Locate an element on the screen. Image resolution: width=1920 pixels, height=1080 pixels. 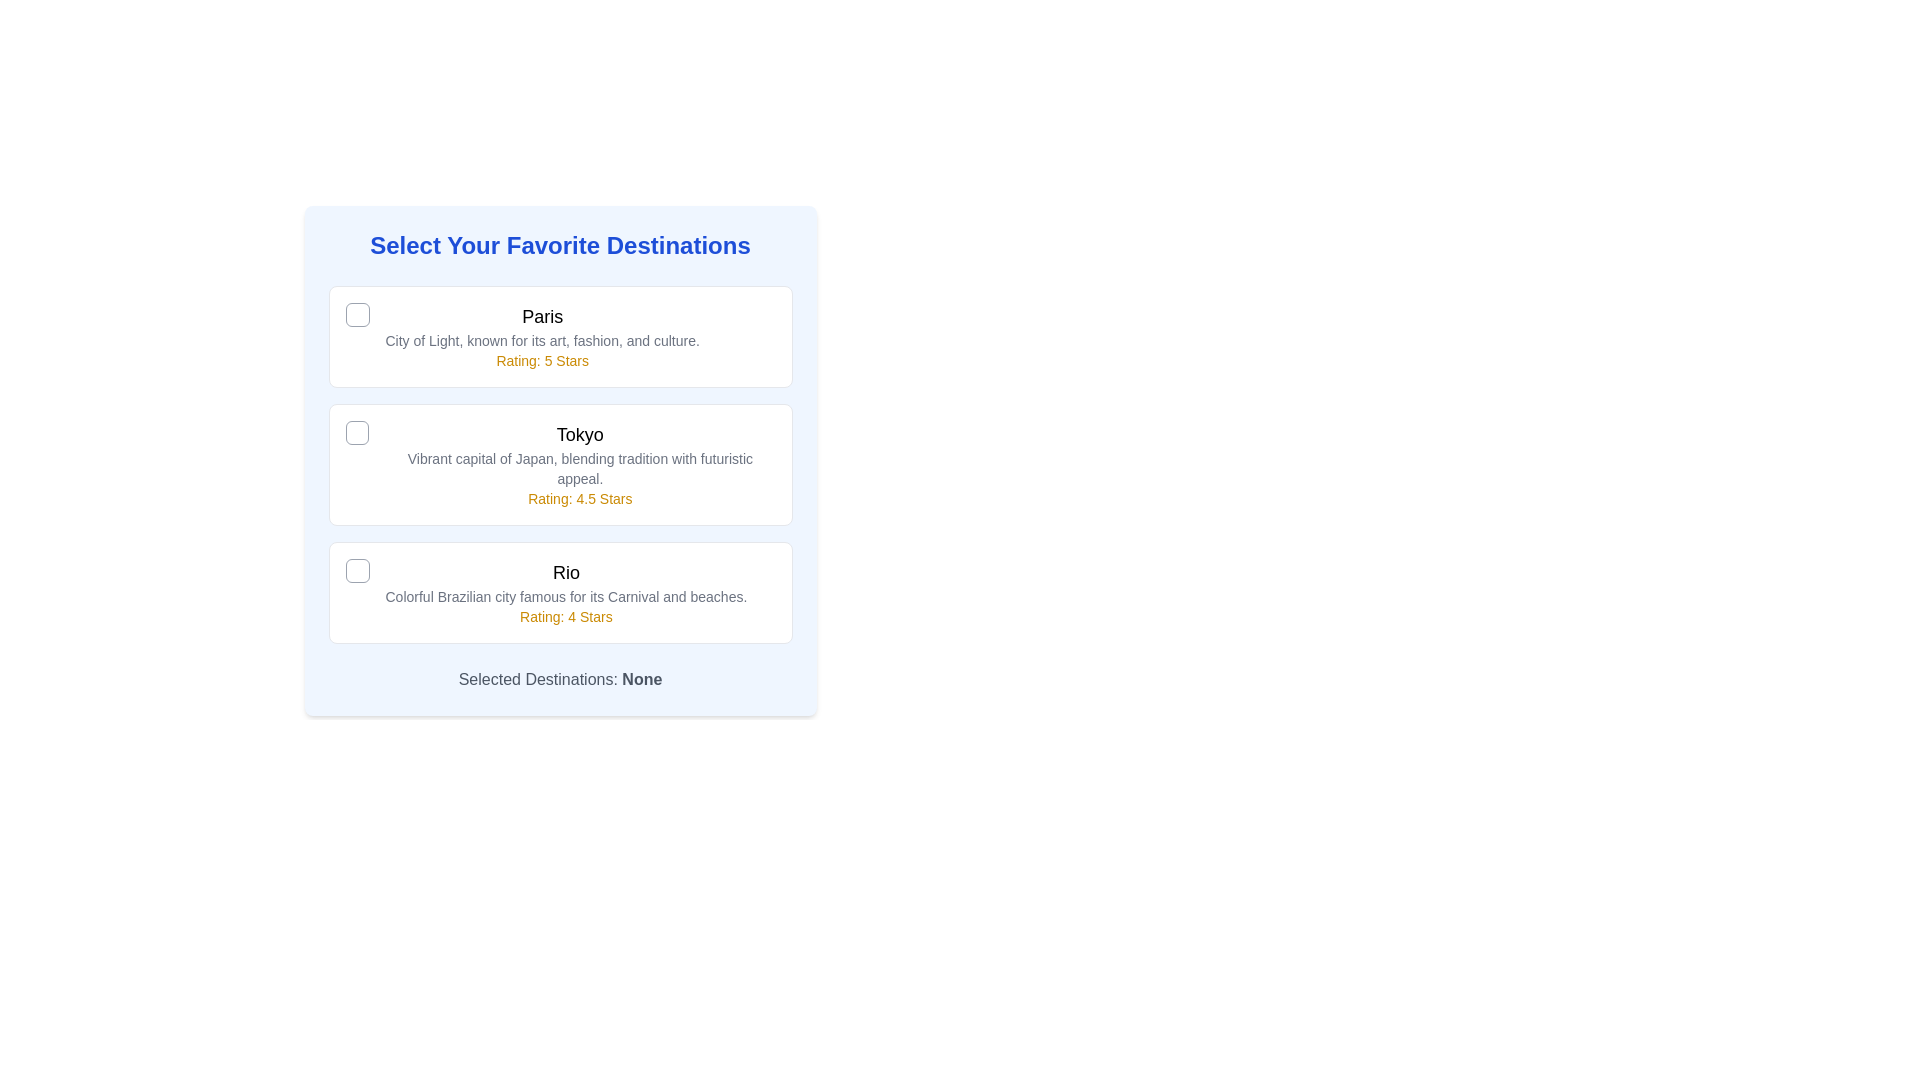
the selectable option box labeled 'Paris' is located at coordinates (560, 335).